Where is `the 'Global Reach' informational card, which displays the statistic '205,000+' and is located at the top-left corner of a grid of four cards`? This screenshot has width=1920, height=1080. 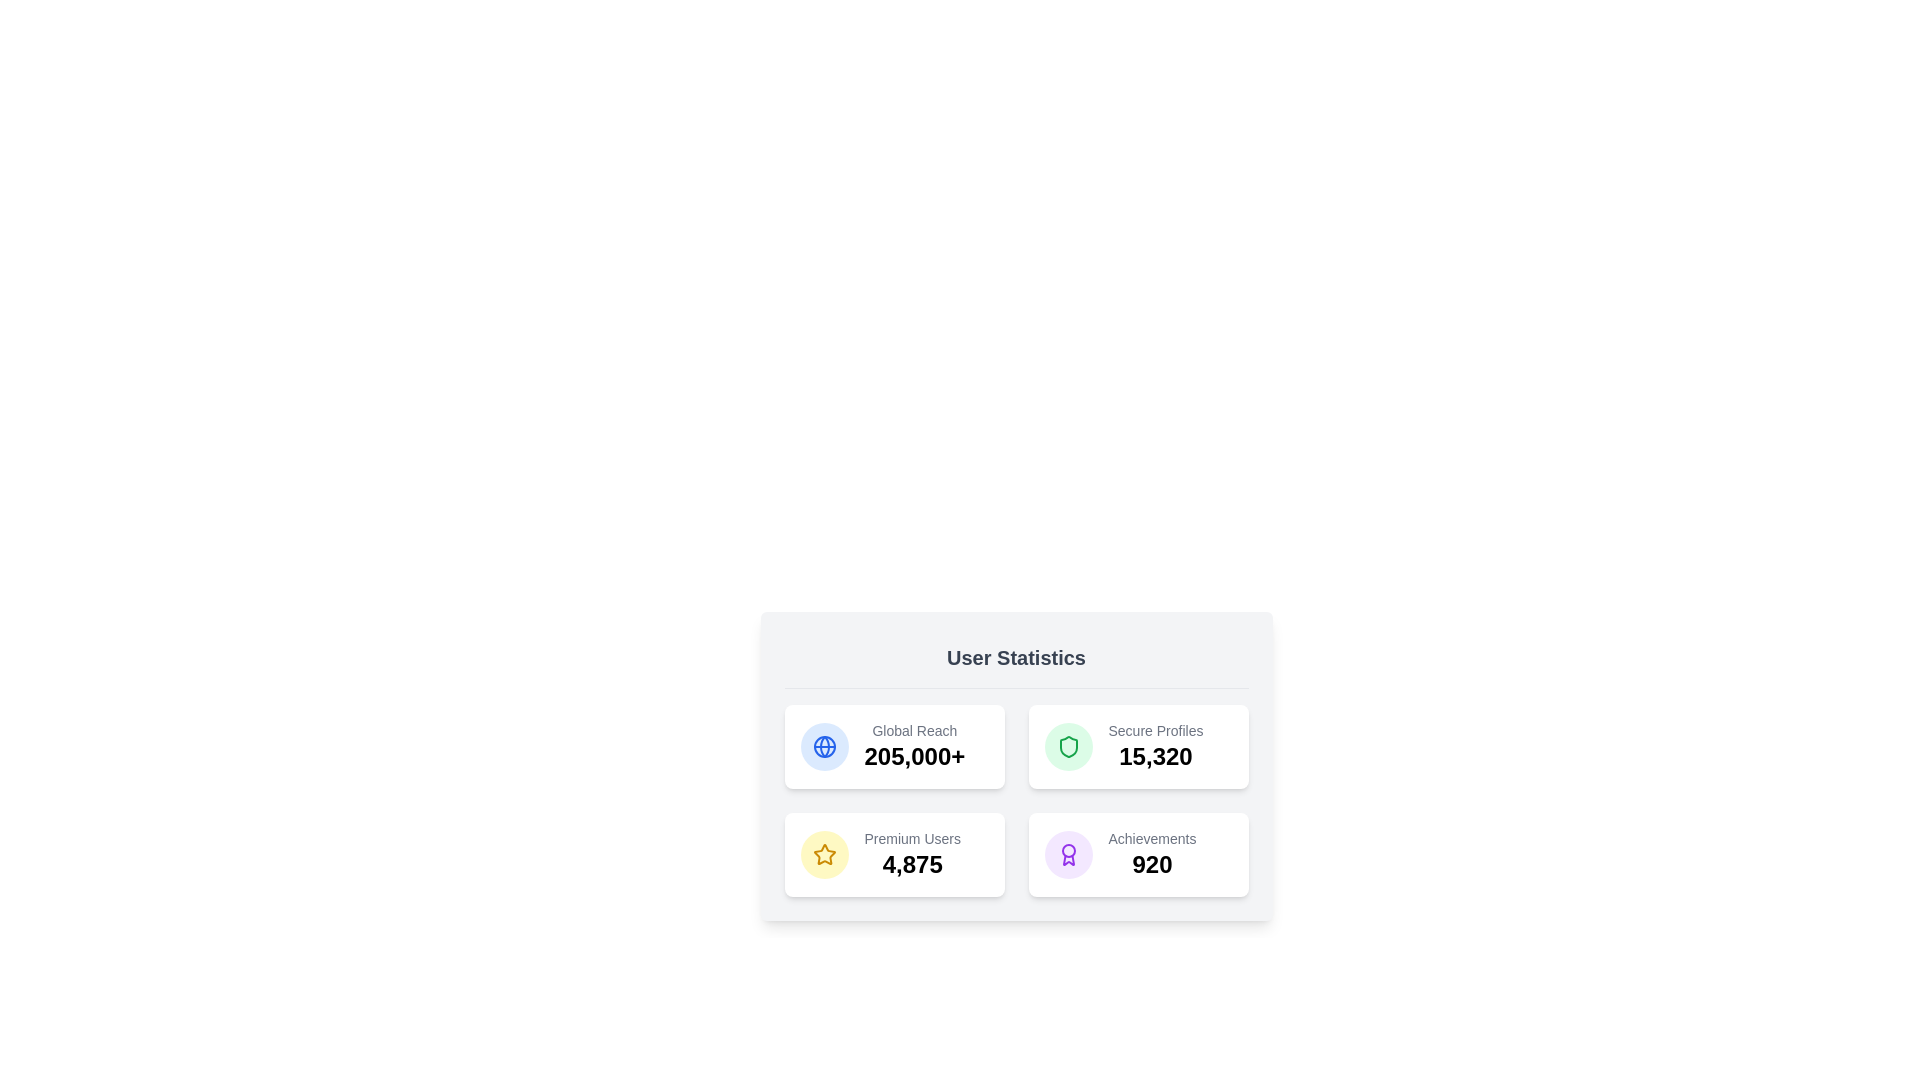
the 'Global Reach' informational card, which displays the statistic '205,000+' and is located at the top-left corner of a grid of four cards is located at coordinates (893, 747).